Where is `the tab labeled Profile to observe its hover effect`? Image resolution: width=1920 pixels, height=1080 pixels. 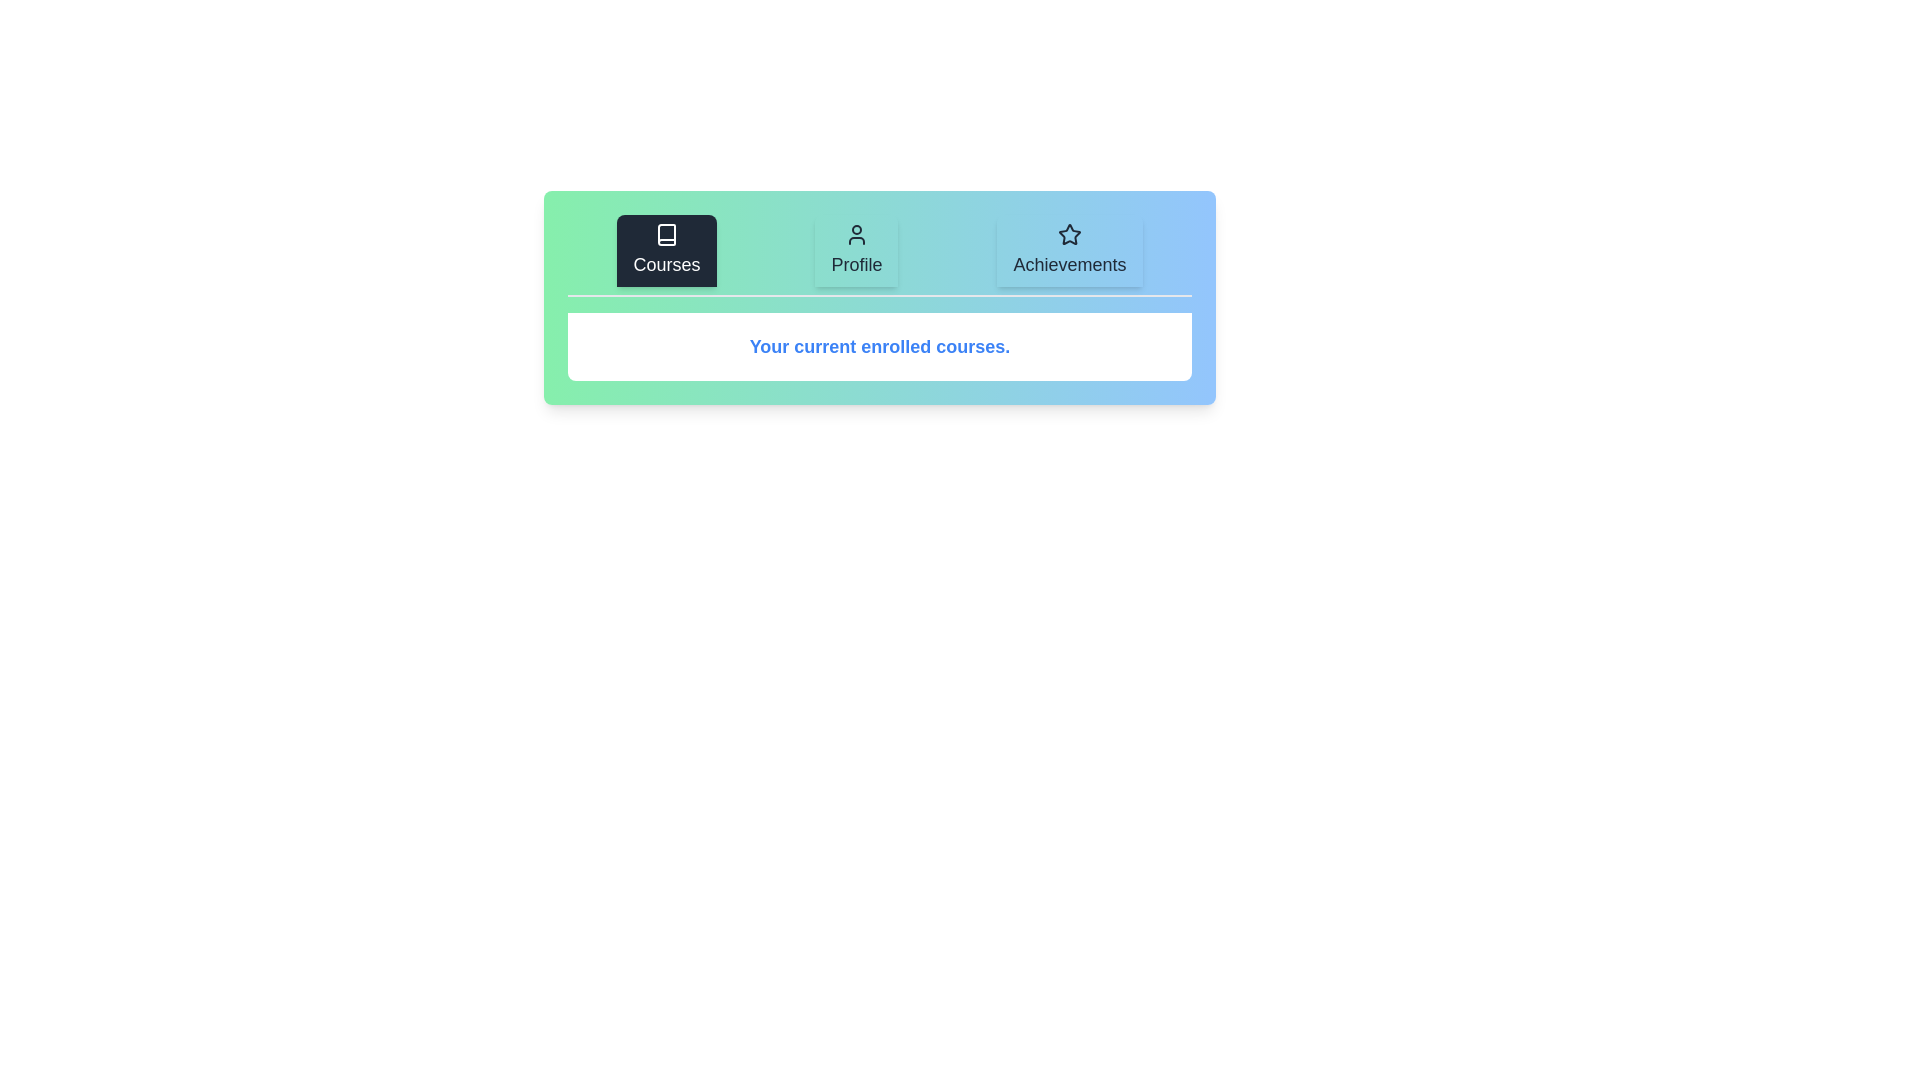
the tab labeled Profile to observe its hover effect is located at coordinates (856, 249).